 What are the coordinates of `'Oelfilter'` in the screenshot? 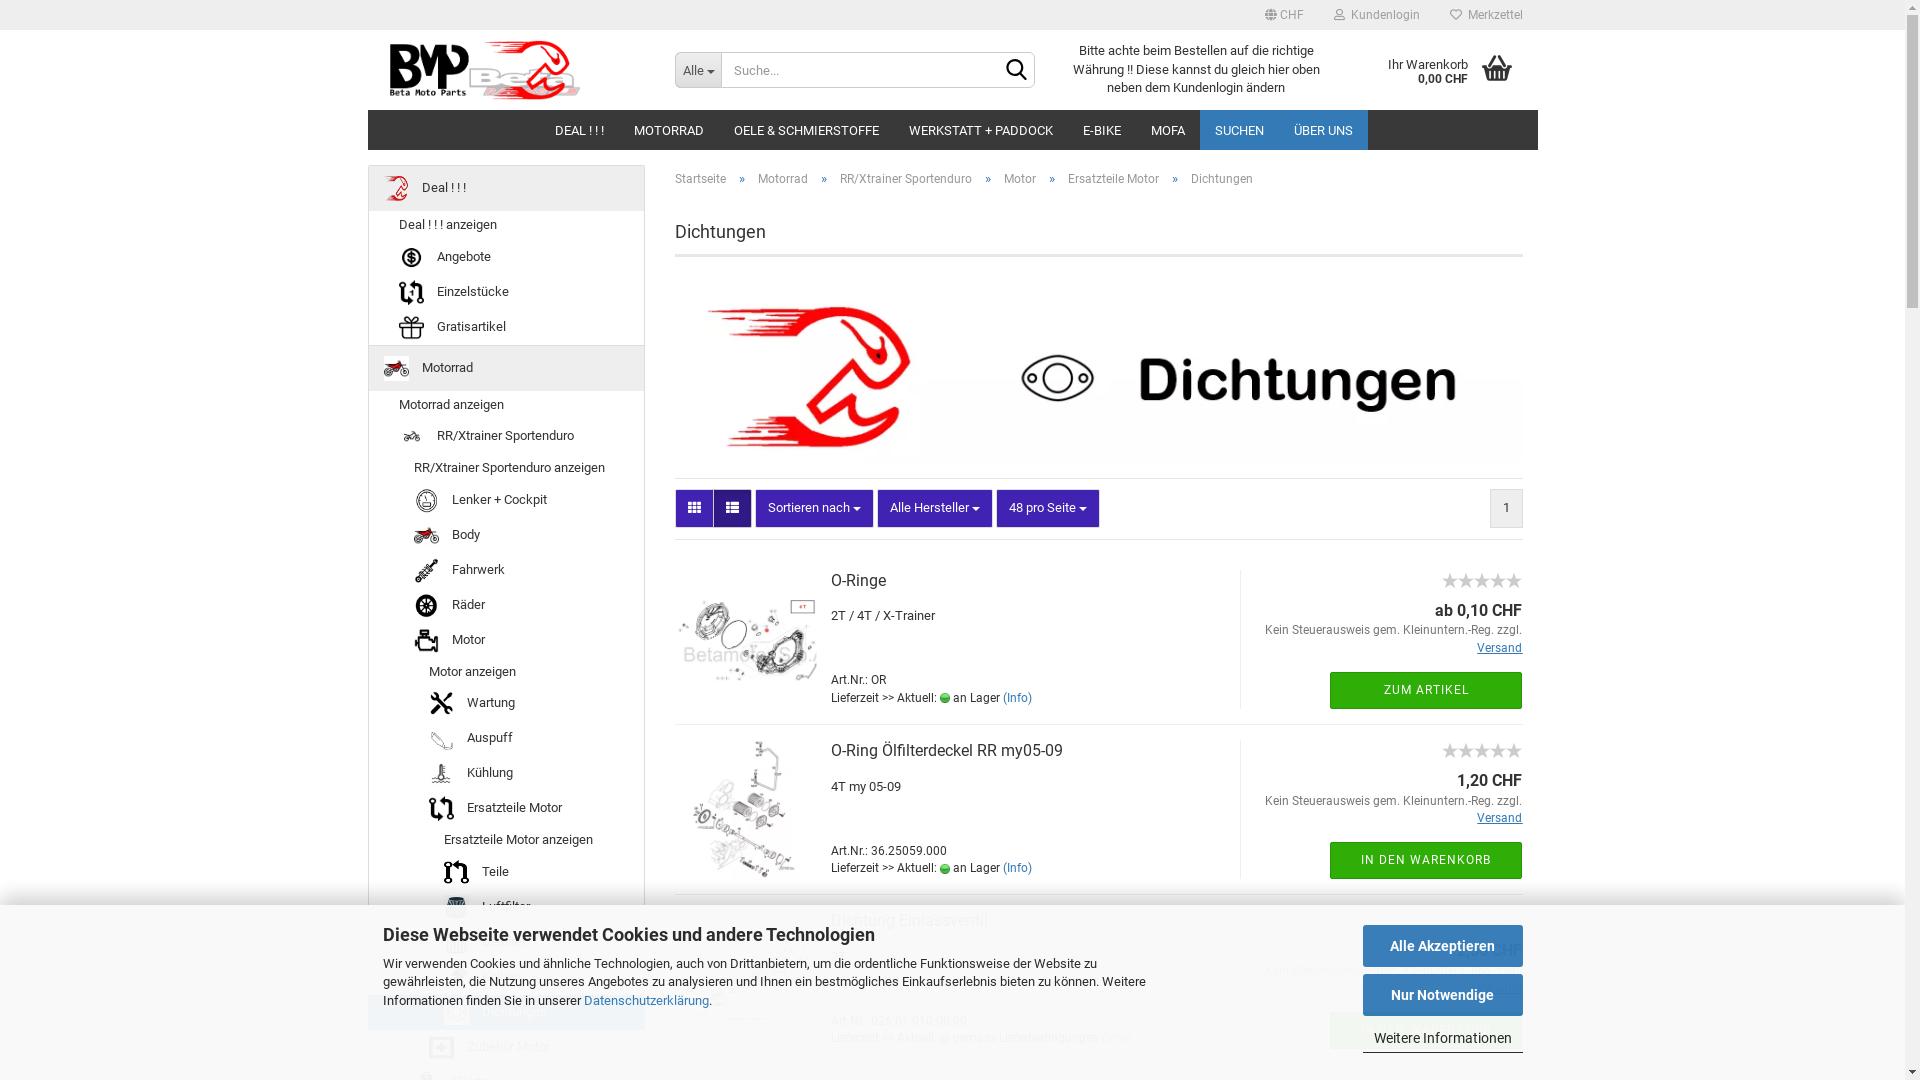 It's located at (505, 942).